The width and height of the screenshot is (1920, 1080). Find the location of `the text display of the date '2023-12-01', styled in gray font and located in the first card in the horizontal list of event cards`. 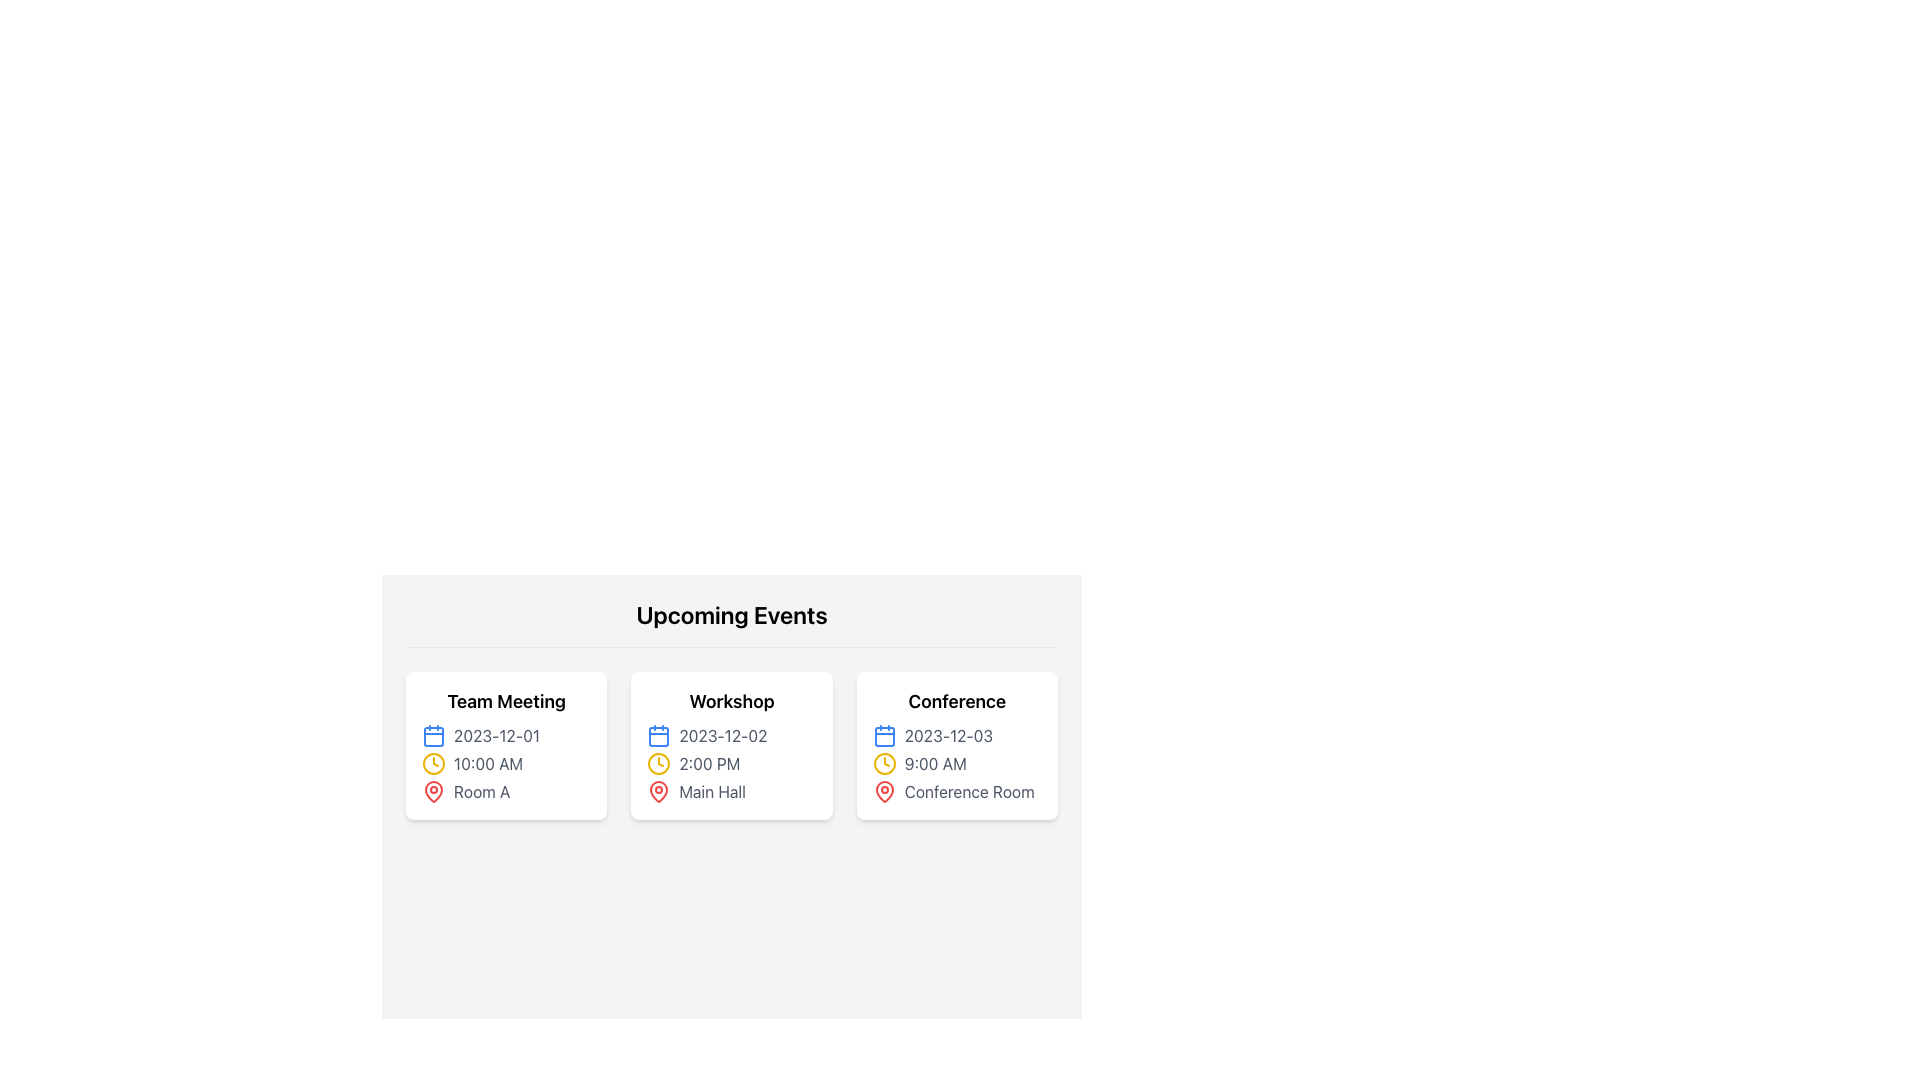

the text display of the date '2023-12-01', styled in gray font and located in the first card in the horizontal list of event cards is located at coordinates (506, 736).